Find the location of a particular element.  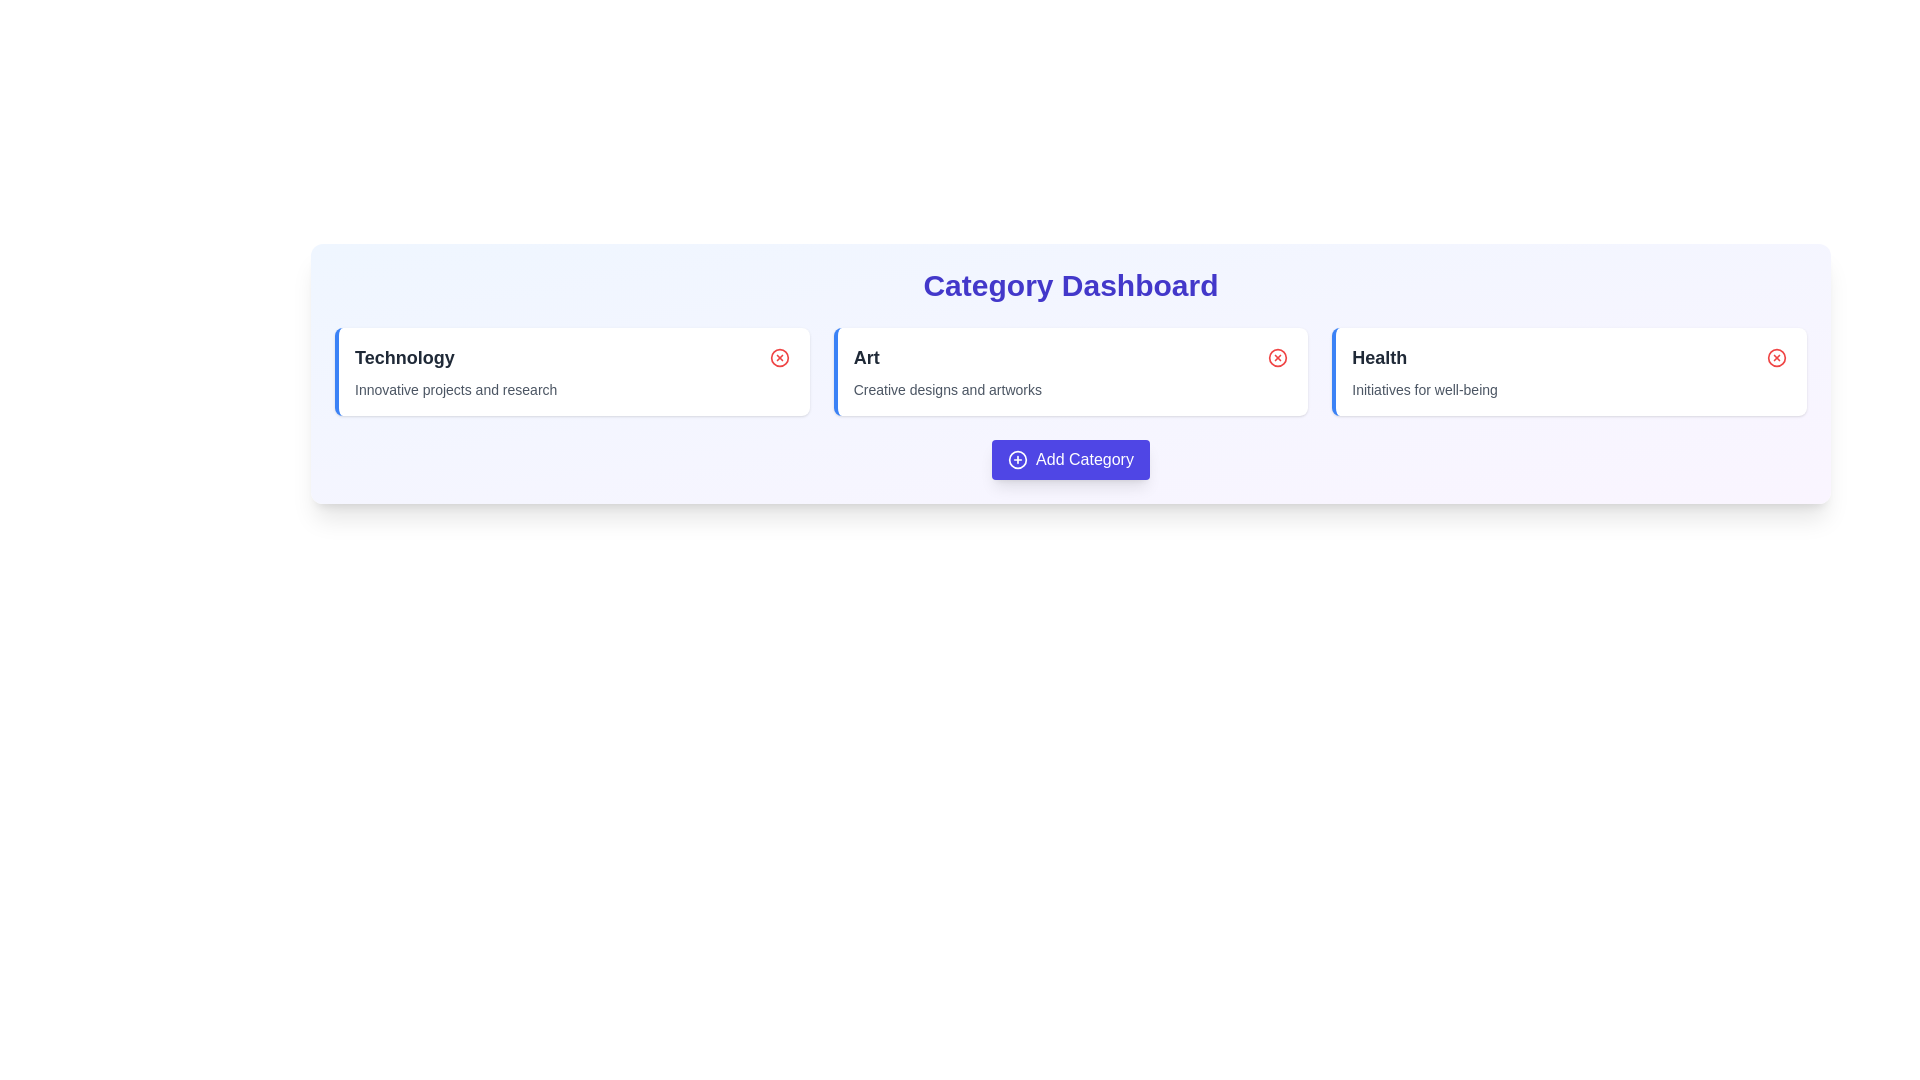

the text label displaying 'Creative designs and artworks' within the 'Art' card, which features a blue border on its left side is located at coordinates (946, 389).